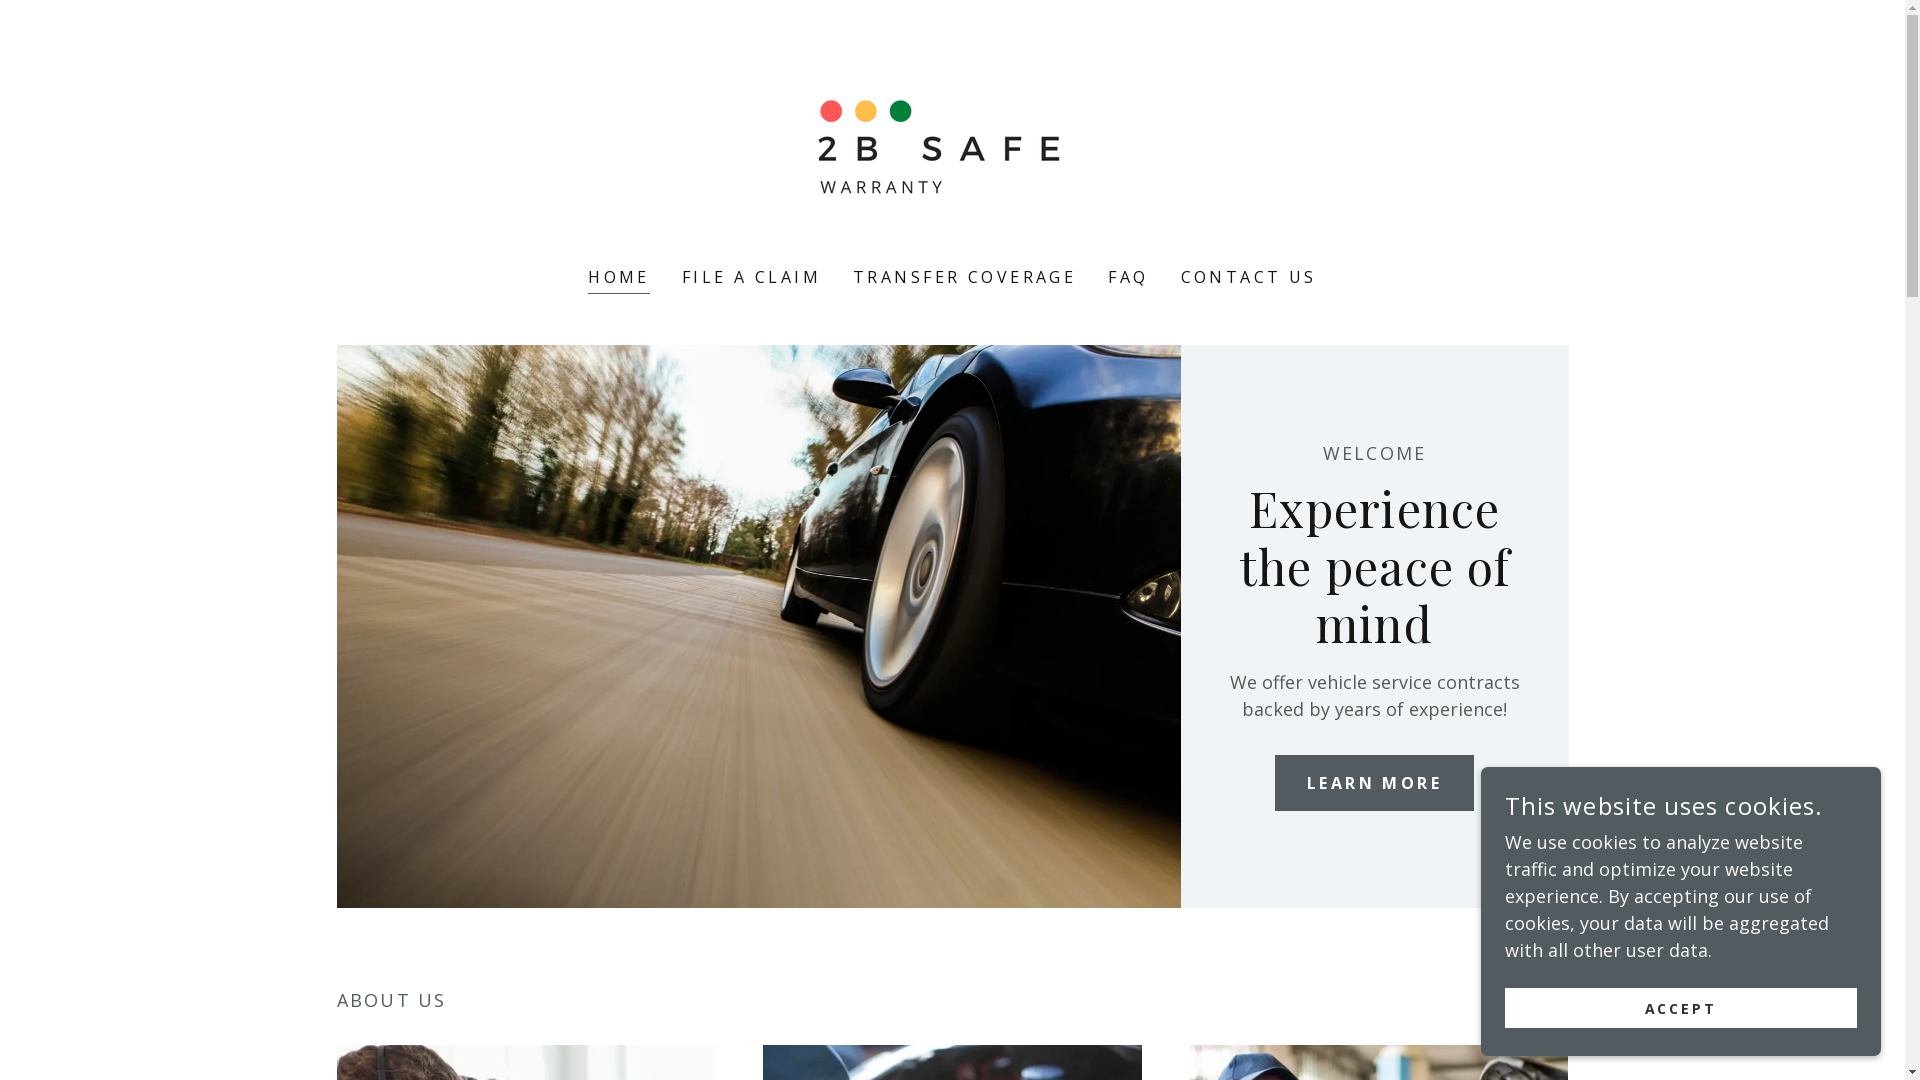  I want to click on 'TRANSFER COVERAGE', so click(964, 277).